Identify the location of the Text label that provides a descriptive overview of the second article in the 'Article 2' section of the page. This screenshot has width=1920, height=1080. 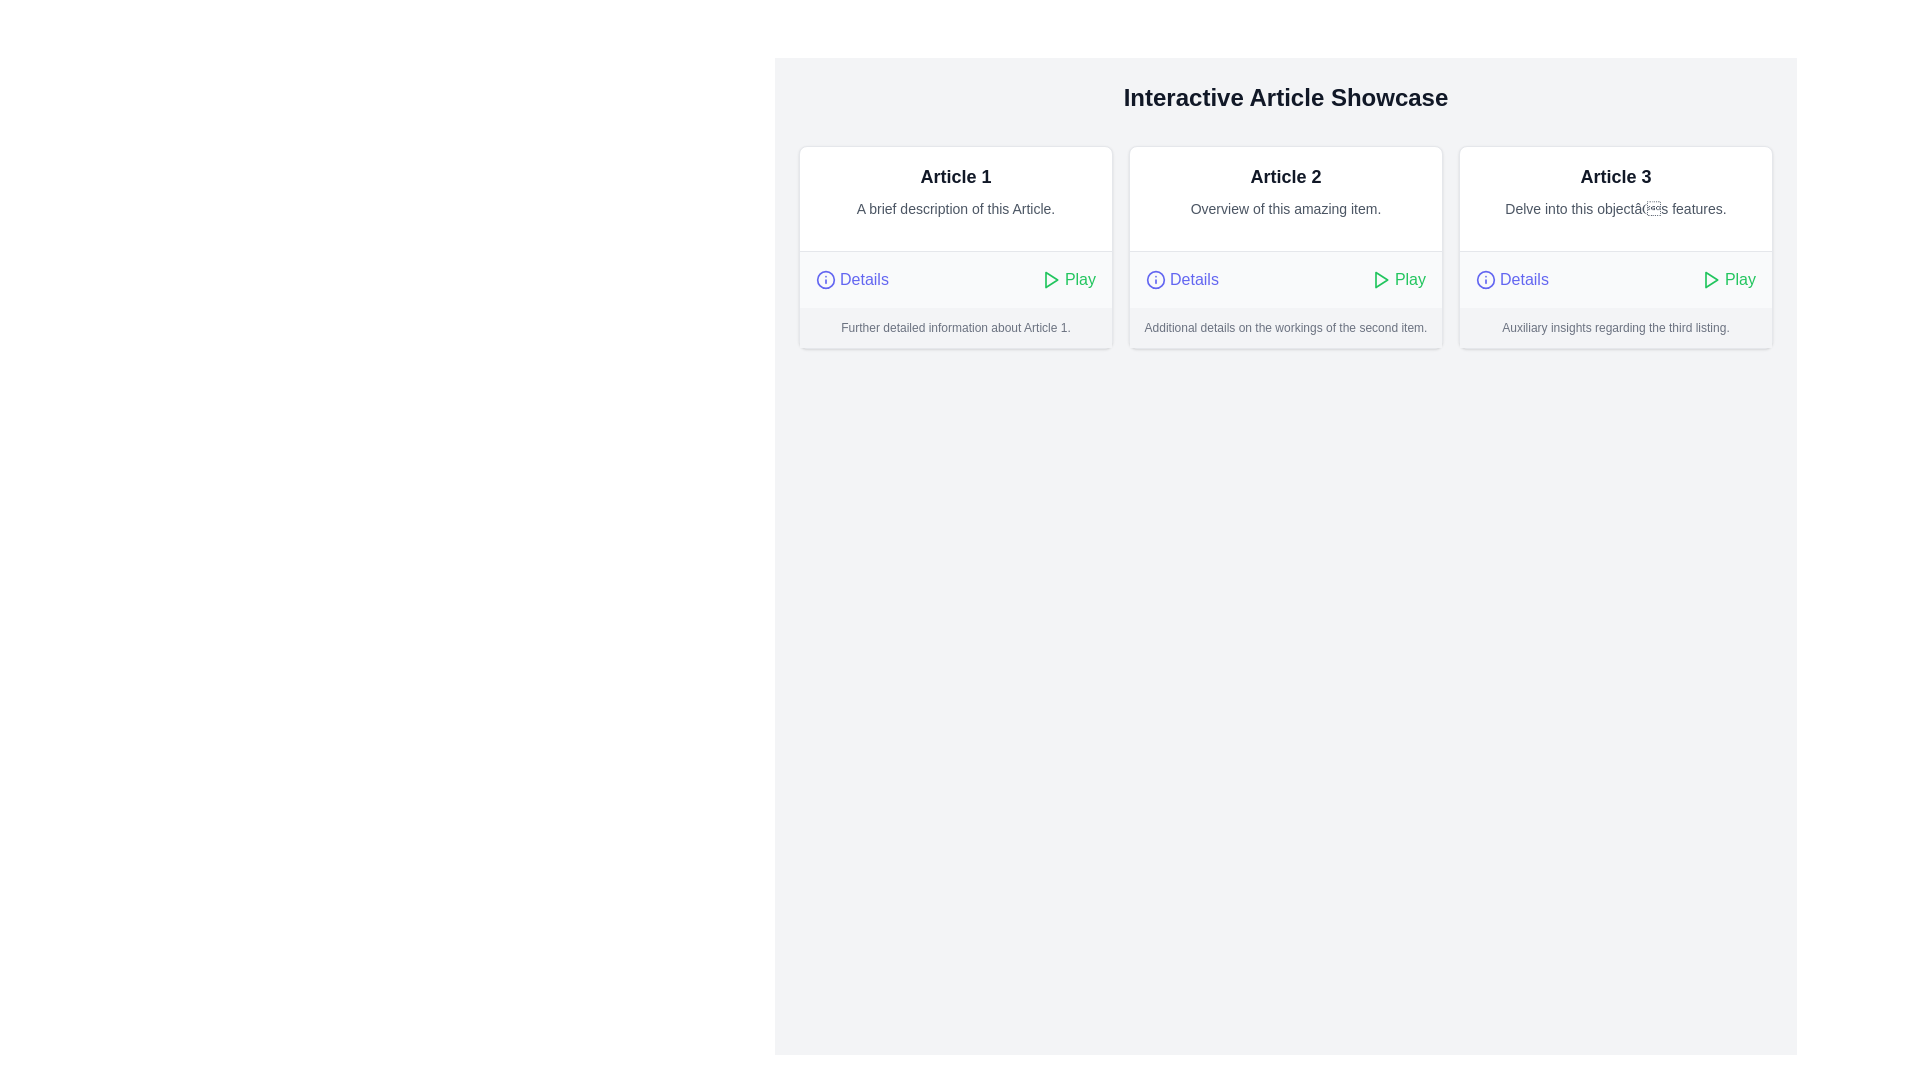
(1286, 208).